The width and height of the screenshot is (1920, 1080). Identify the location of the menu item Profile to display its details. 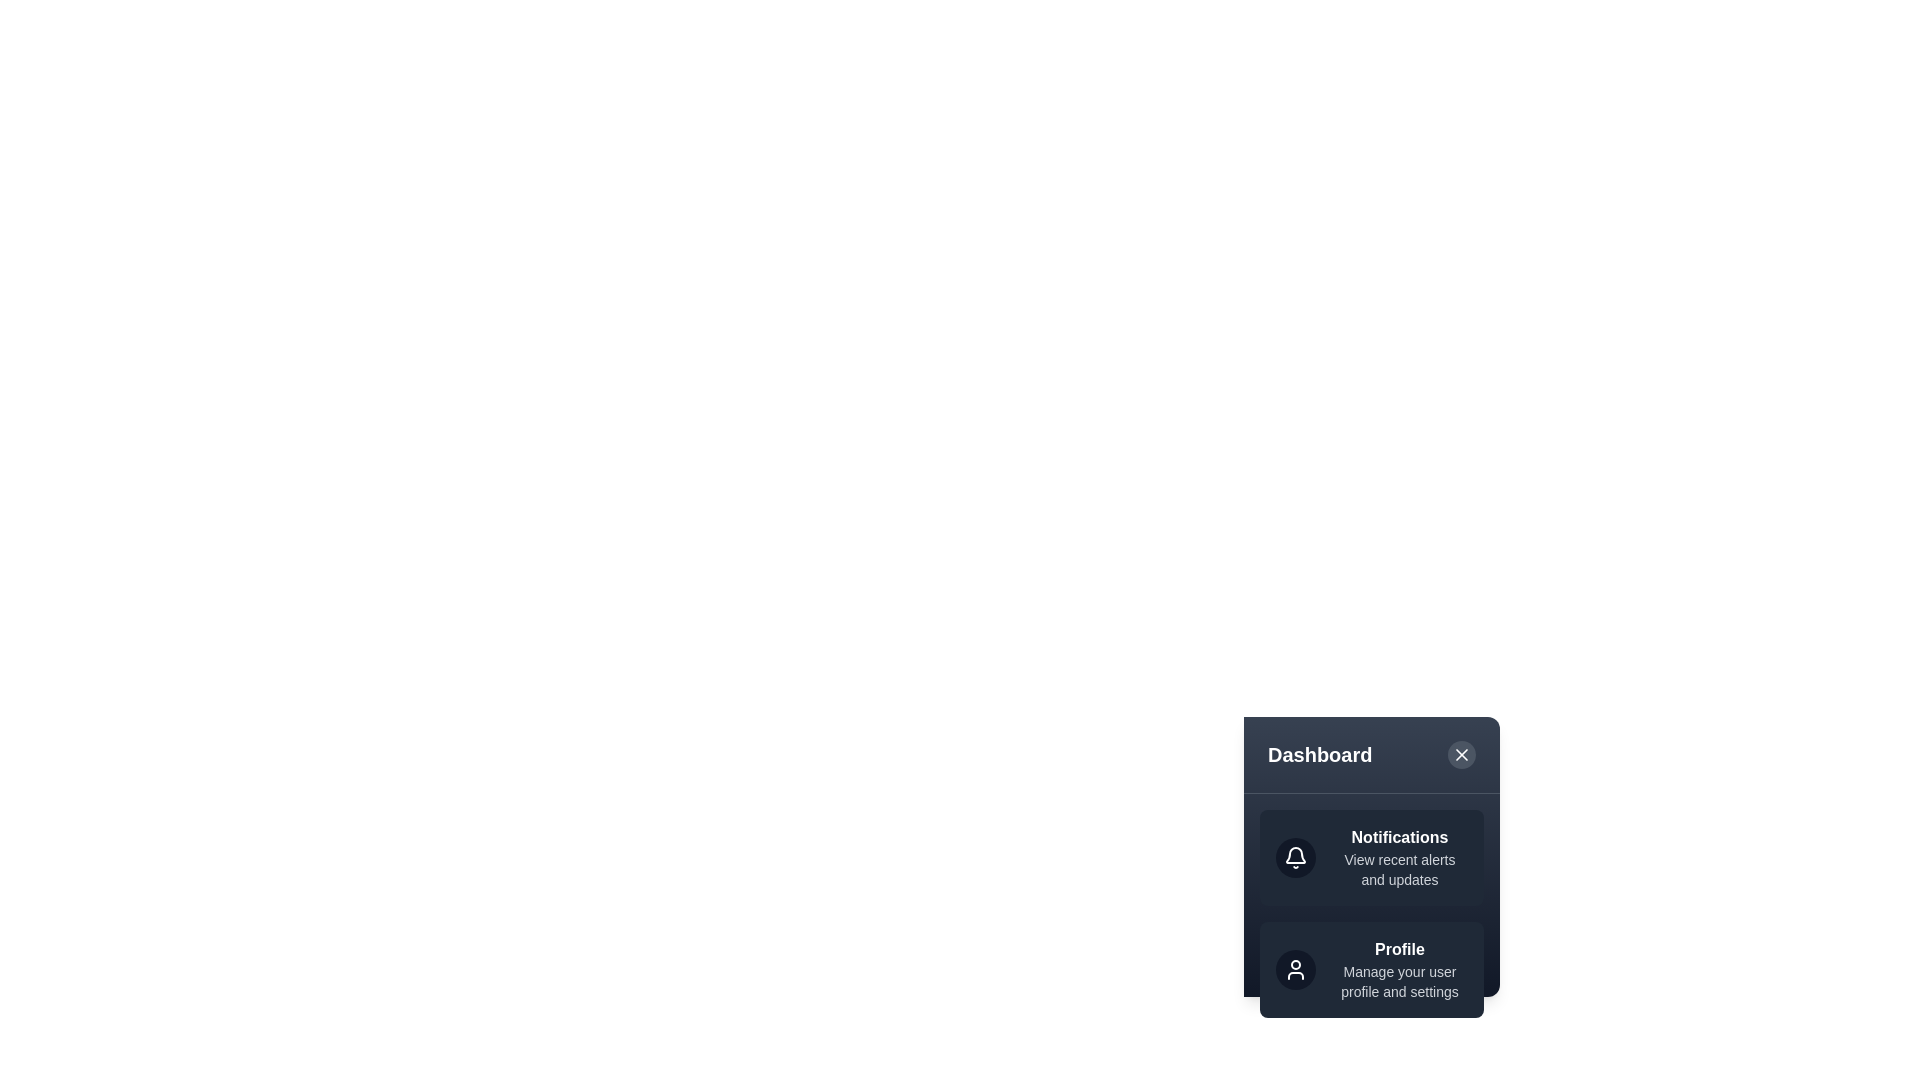
(1371, 968).